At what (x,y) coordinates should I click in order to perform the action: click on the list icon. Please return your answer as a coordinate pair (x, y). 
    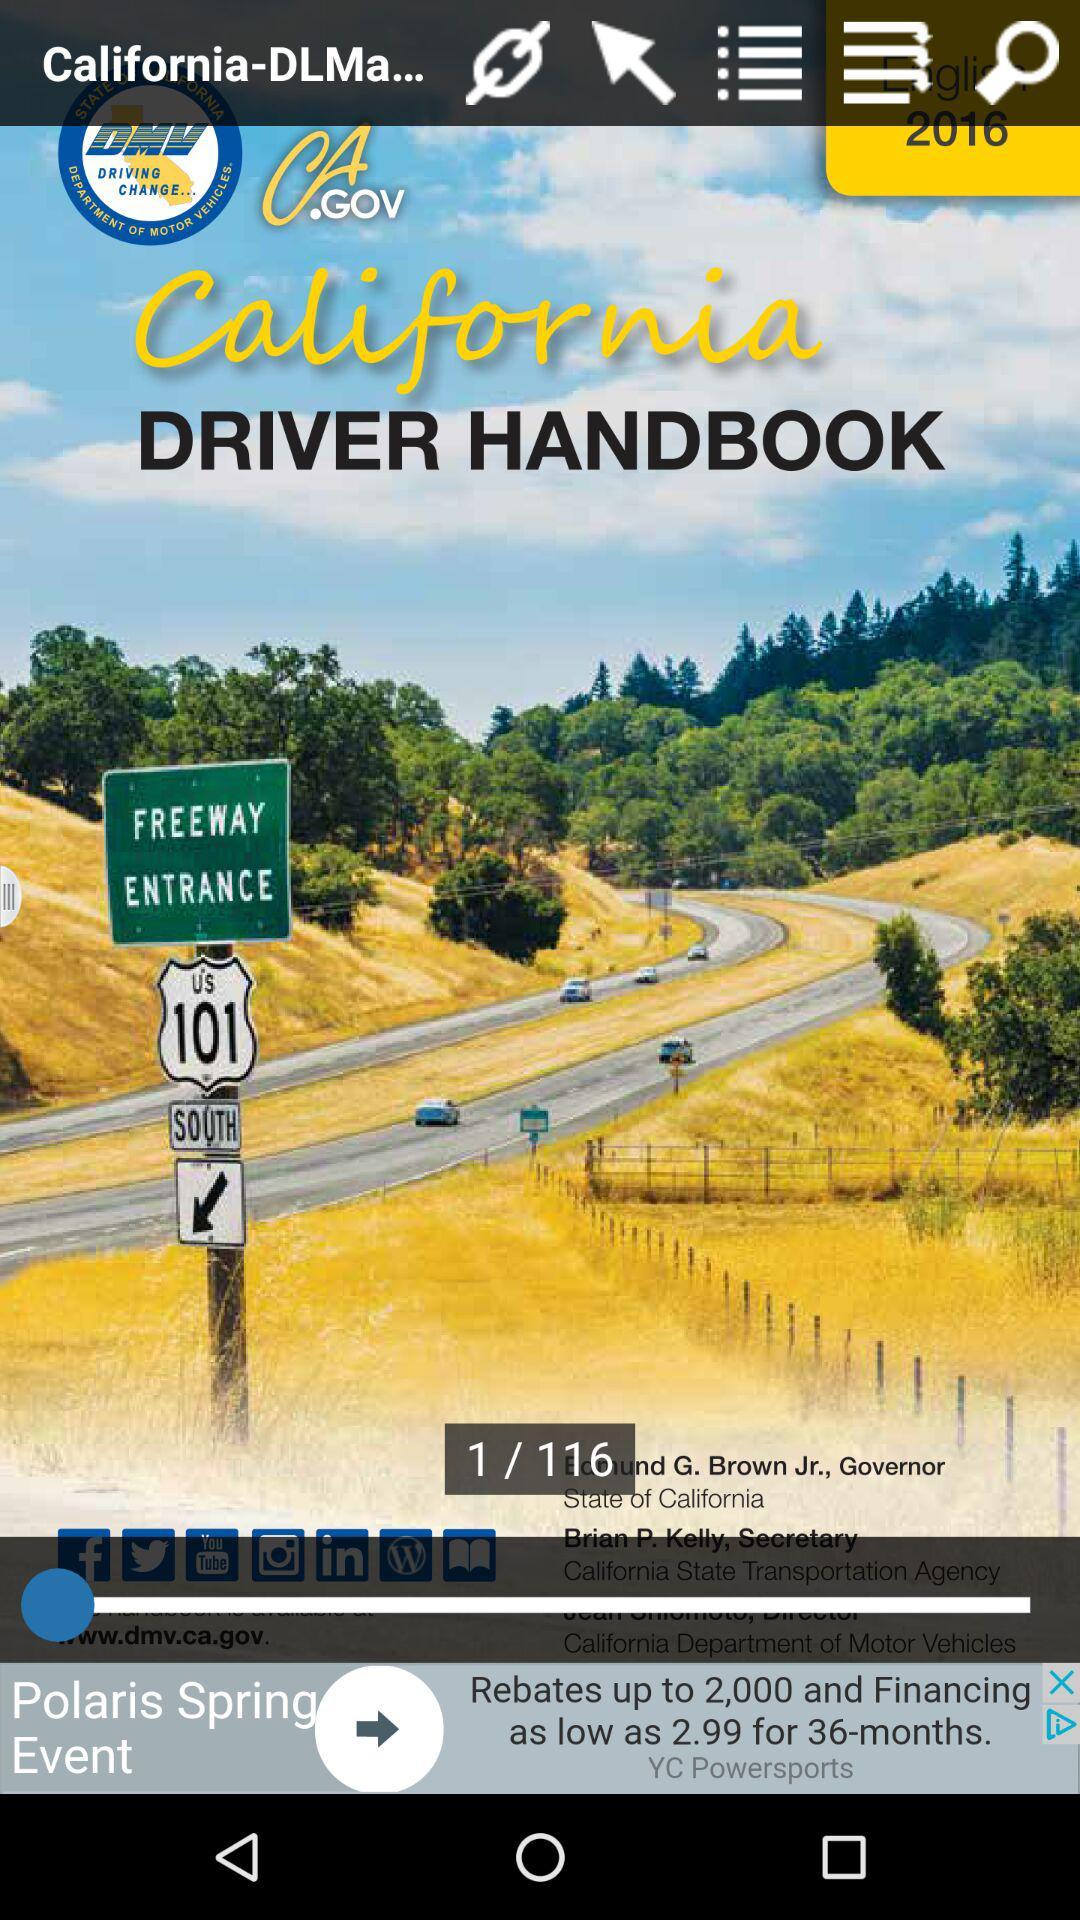
    Looking at the image, I should click on (759, 67).